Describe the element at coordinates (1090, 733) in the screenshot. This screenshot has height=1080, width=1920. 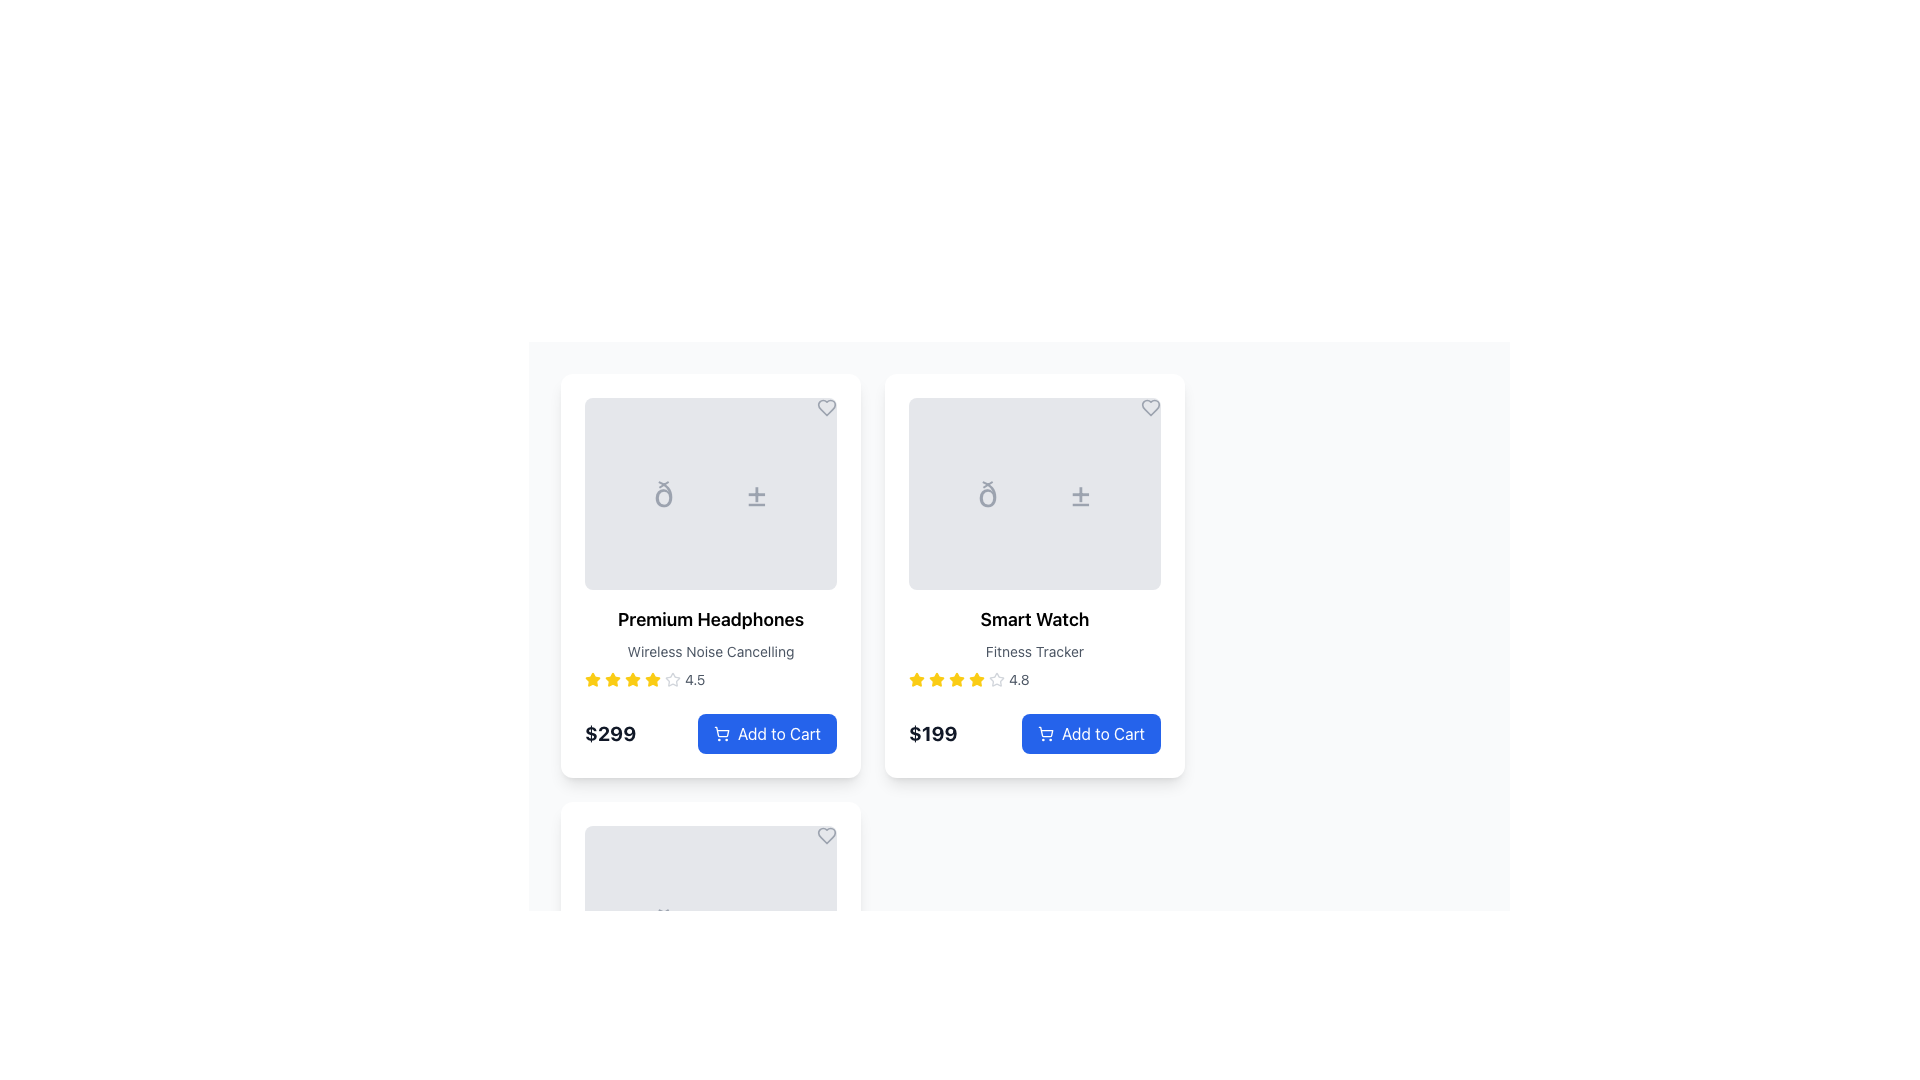
I see `the 'Add to Cart' button located in the bottom-right section of the product card for the 'Smart Watch'` at that location.